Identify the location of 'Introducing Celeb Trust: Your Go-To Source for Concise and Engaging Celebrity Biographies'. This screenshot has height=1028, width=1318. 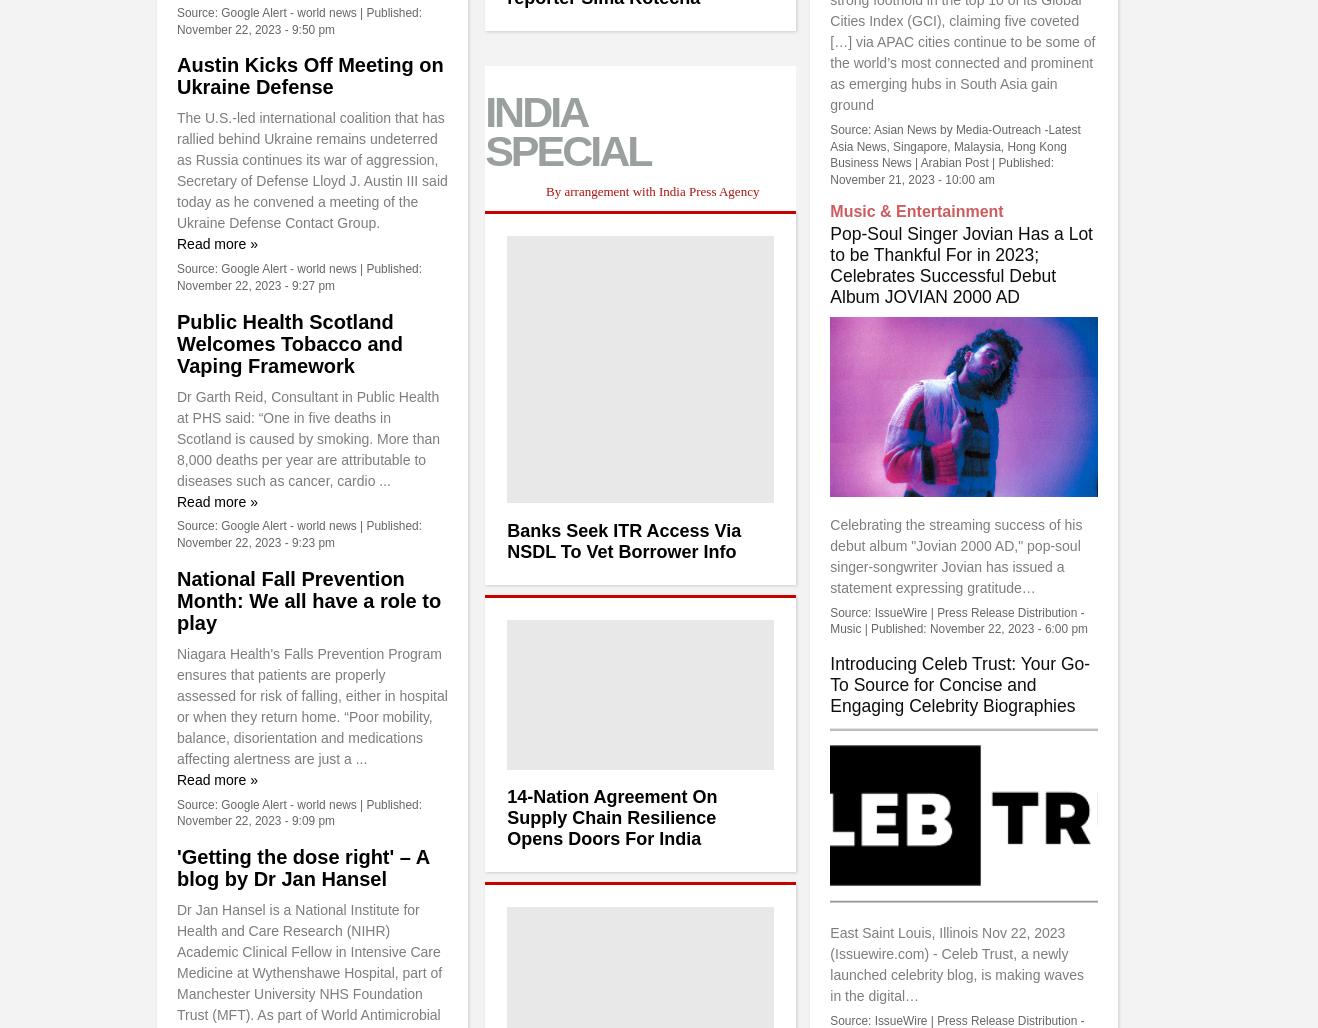
(959, 684).